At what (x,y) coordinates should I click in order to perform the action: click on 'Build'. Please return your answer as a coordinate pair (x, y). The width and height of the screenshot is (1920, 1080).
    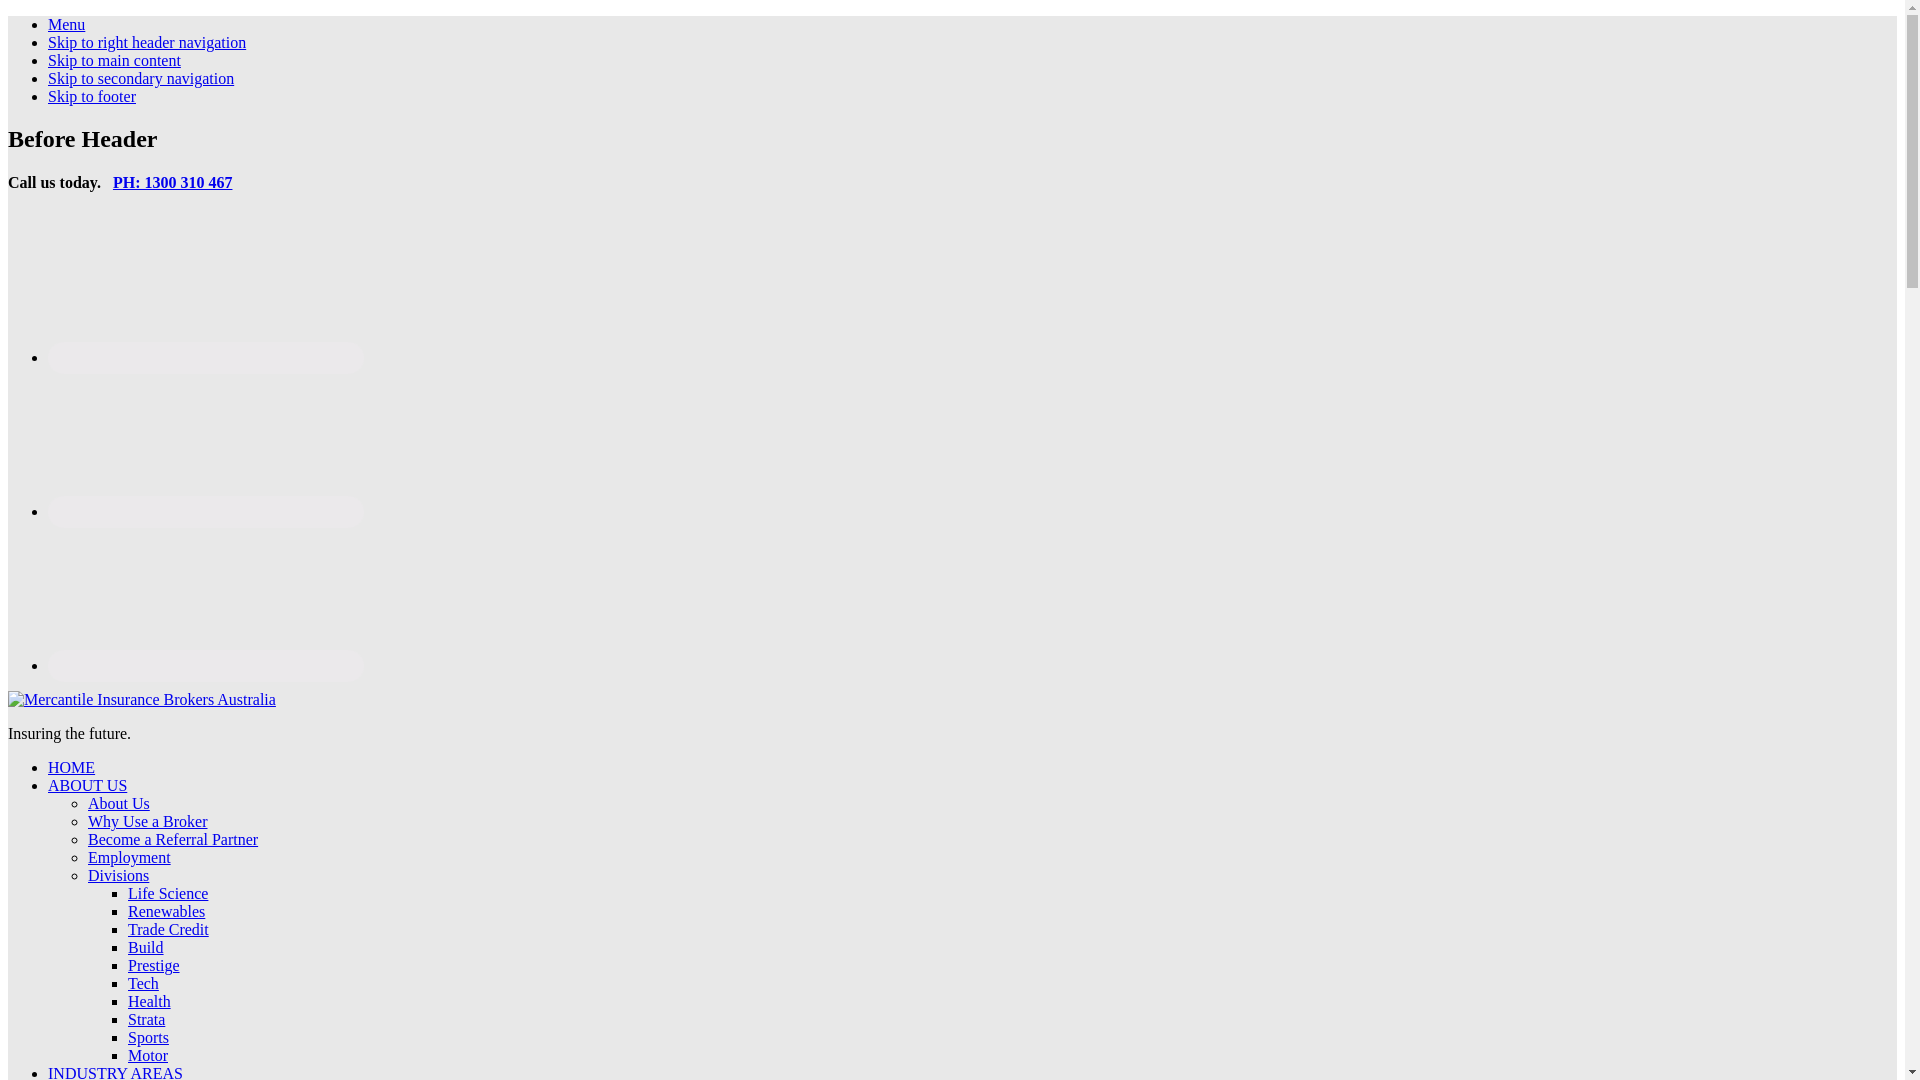
    Looking at the image, I should click on (144, 946).